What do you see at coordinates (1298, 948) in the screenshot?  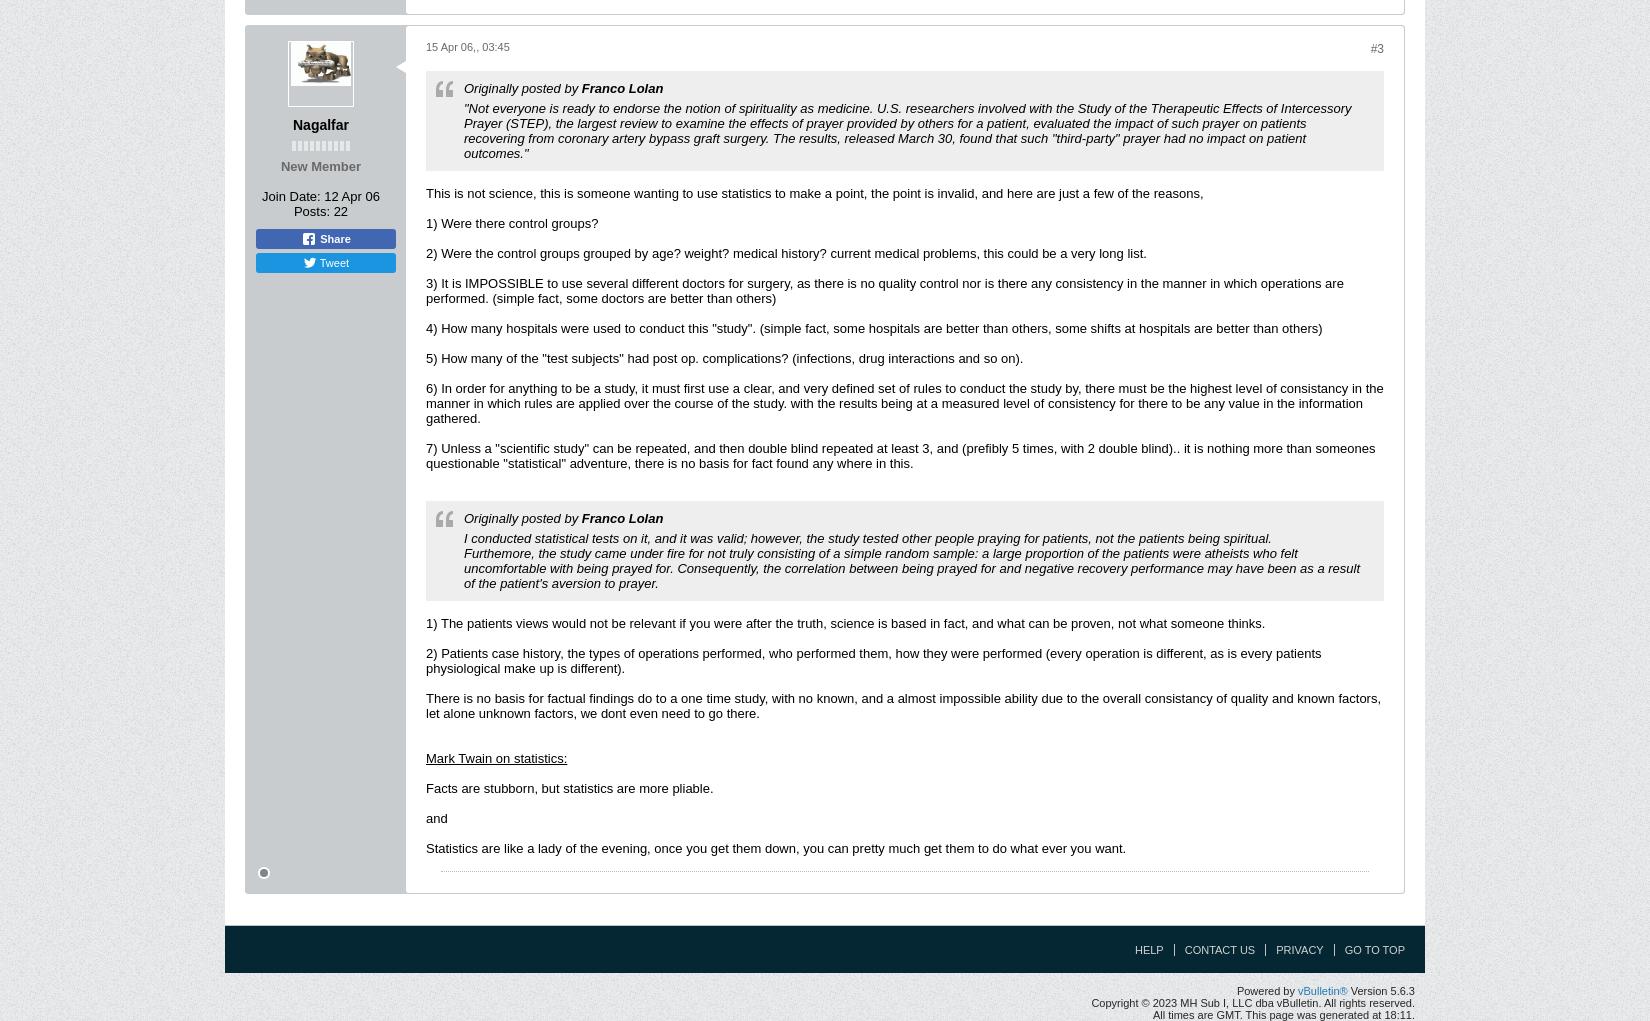 I see `'Privacy'` at bounding box center [1298, 948].